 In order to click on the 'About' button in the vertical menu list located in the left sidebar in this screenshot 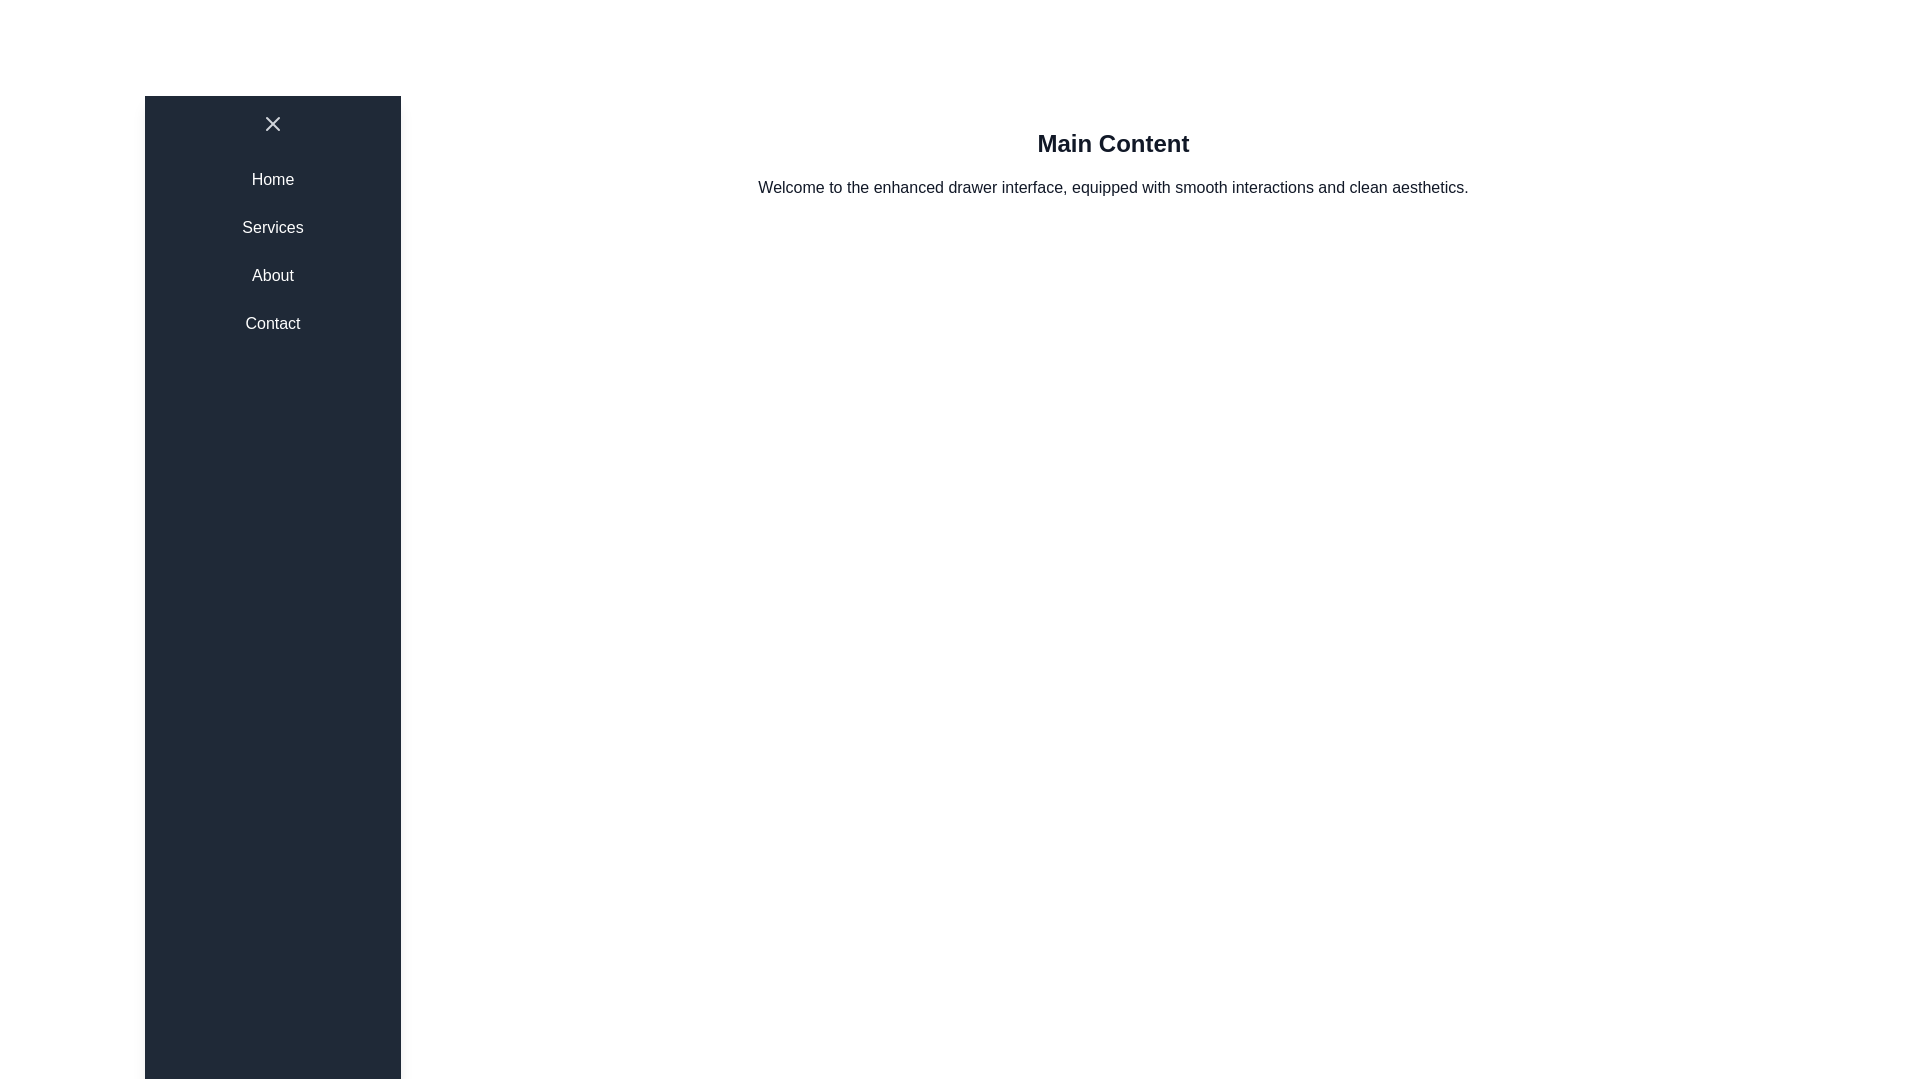, I will do `click(272, 276)`.